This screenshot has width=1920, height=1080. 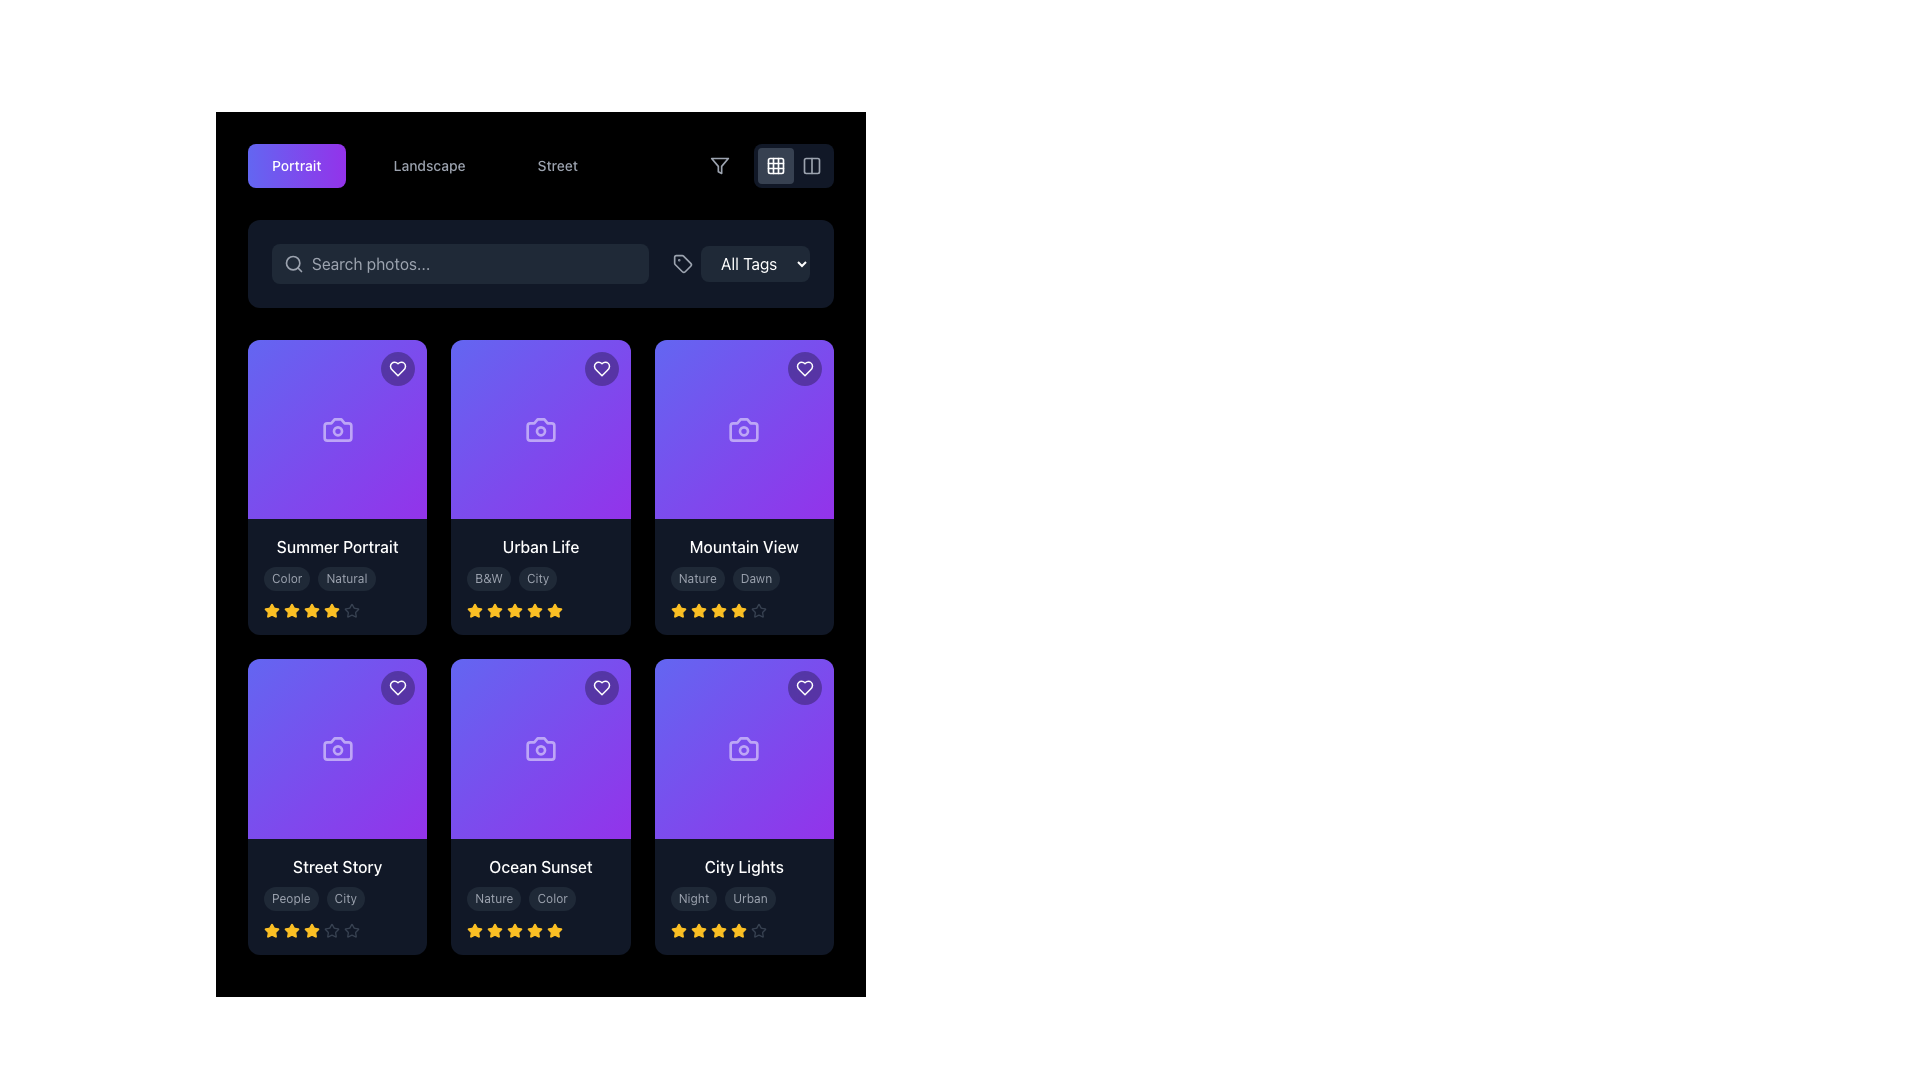 I want to click on the 'City' tag, which is a small rounded rectangle with a dark gray background and light gray text, located below the title 'Urban Life' as the second tag in a series of tags, so click(x=541, y=579).